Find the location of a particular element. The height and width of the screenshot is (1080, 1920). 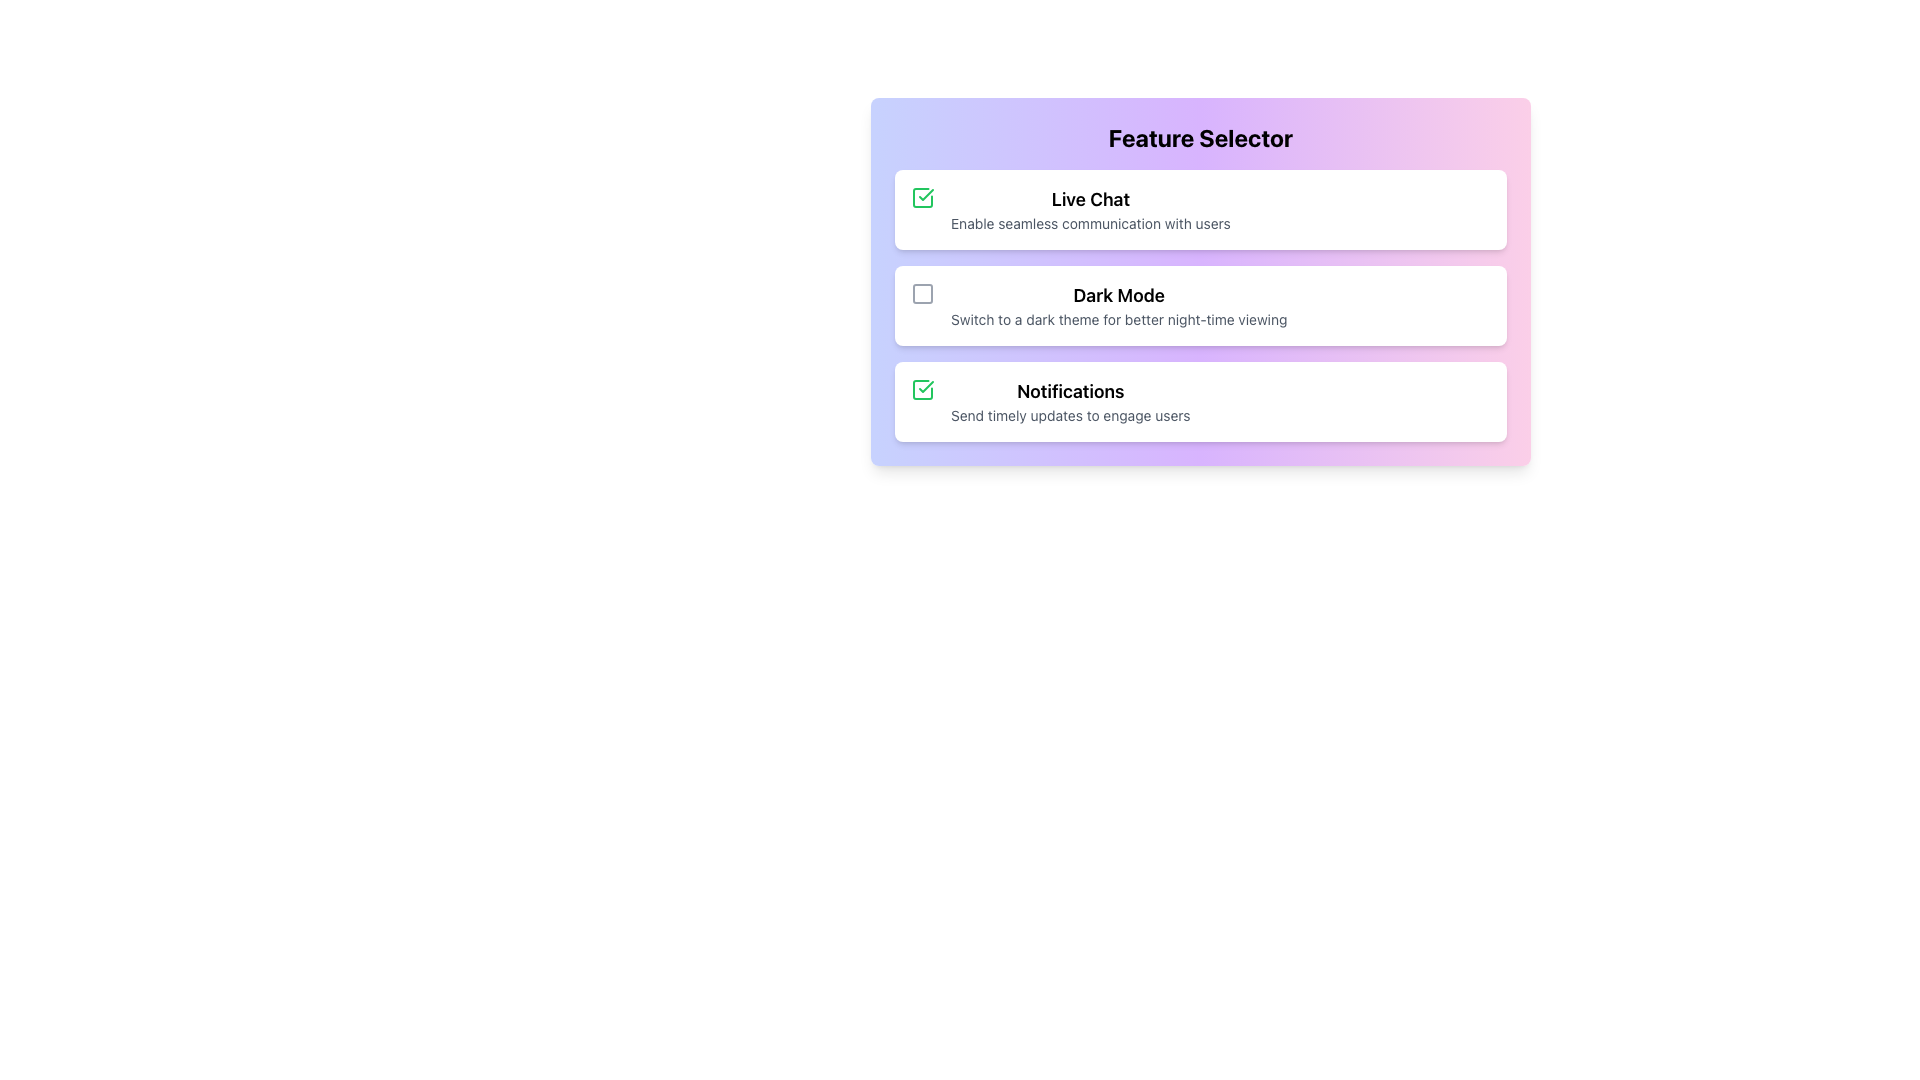

the 'Live Chat' text label located at the top of the 'Feature Selector' card, which is the first option in a vertically stacked list is located at coordinates (1089, 200).